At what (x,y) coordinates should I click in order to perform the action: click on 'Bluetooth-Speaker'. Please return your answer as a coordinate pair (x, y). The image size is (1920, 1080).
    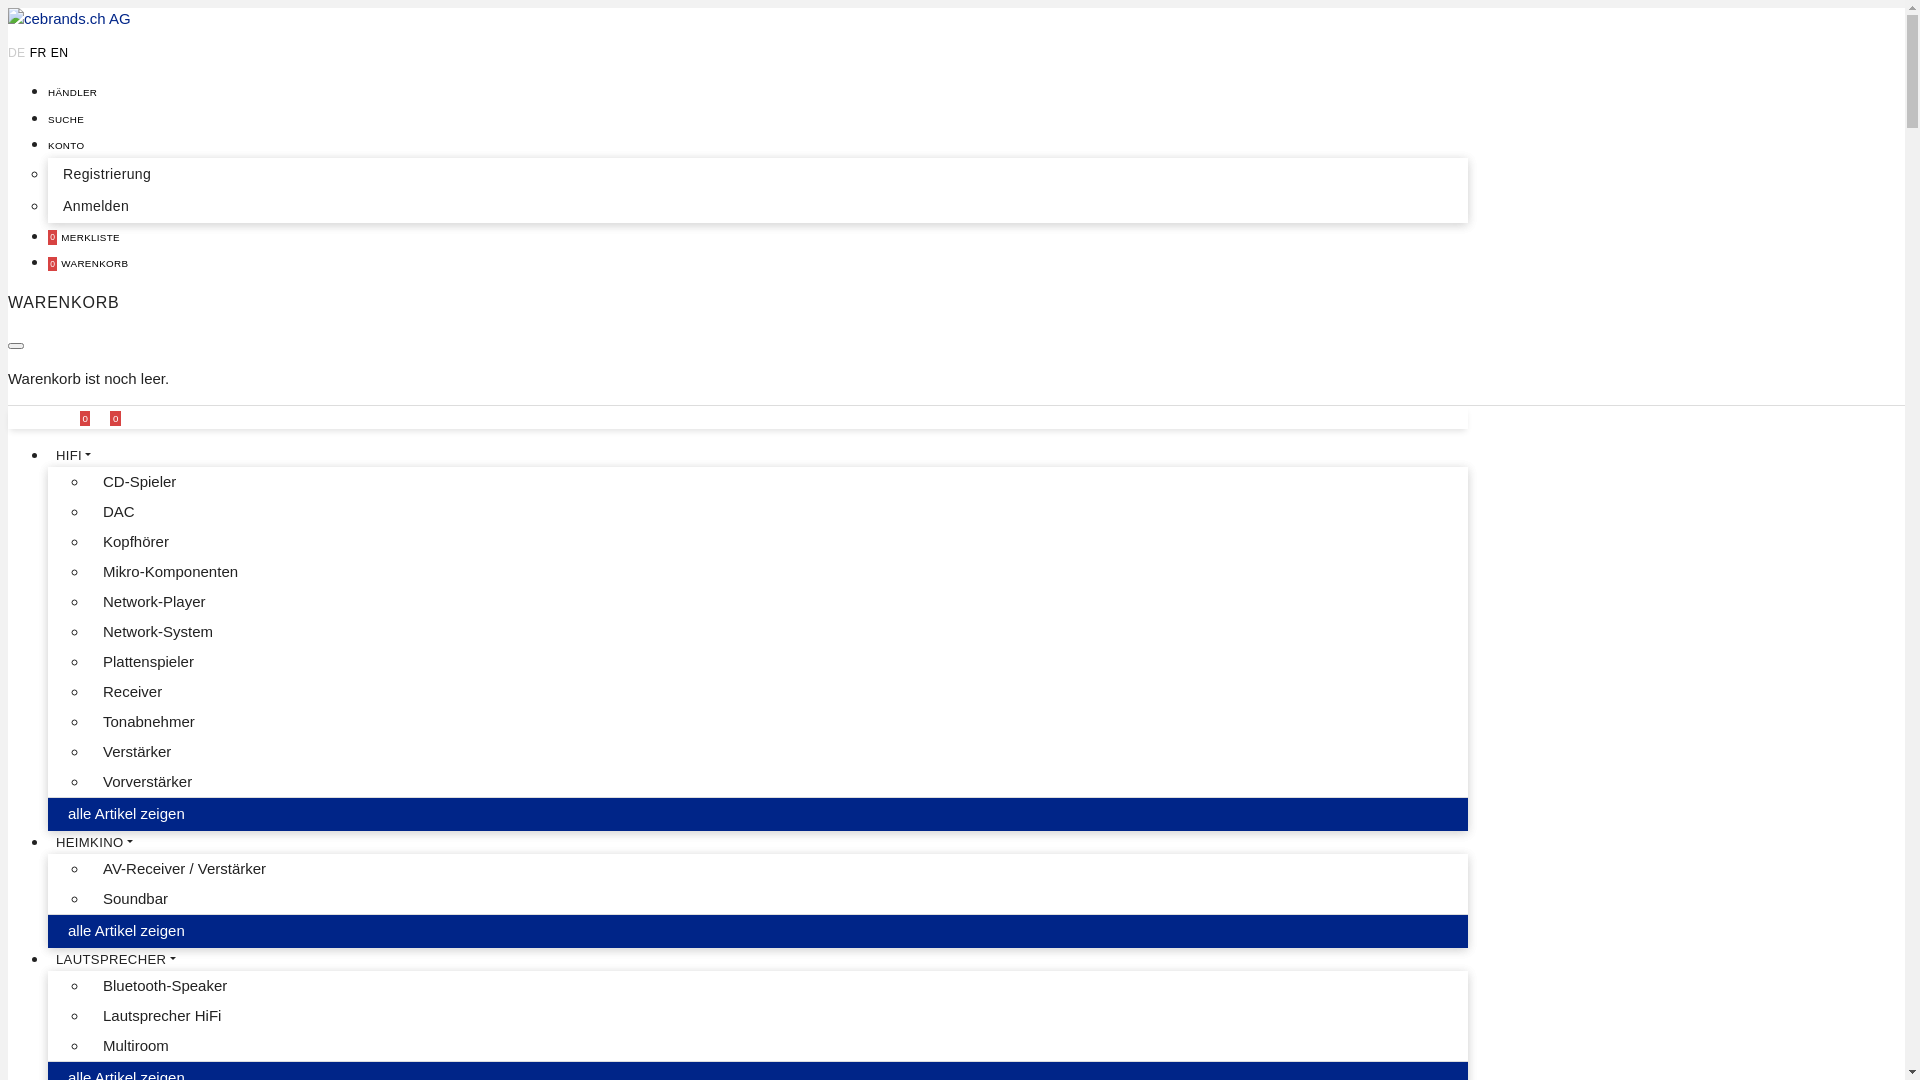
    Looking at the image, I should click on (202, 985).